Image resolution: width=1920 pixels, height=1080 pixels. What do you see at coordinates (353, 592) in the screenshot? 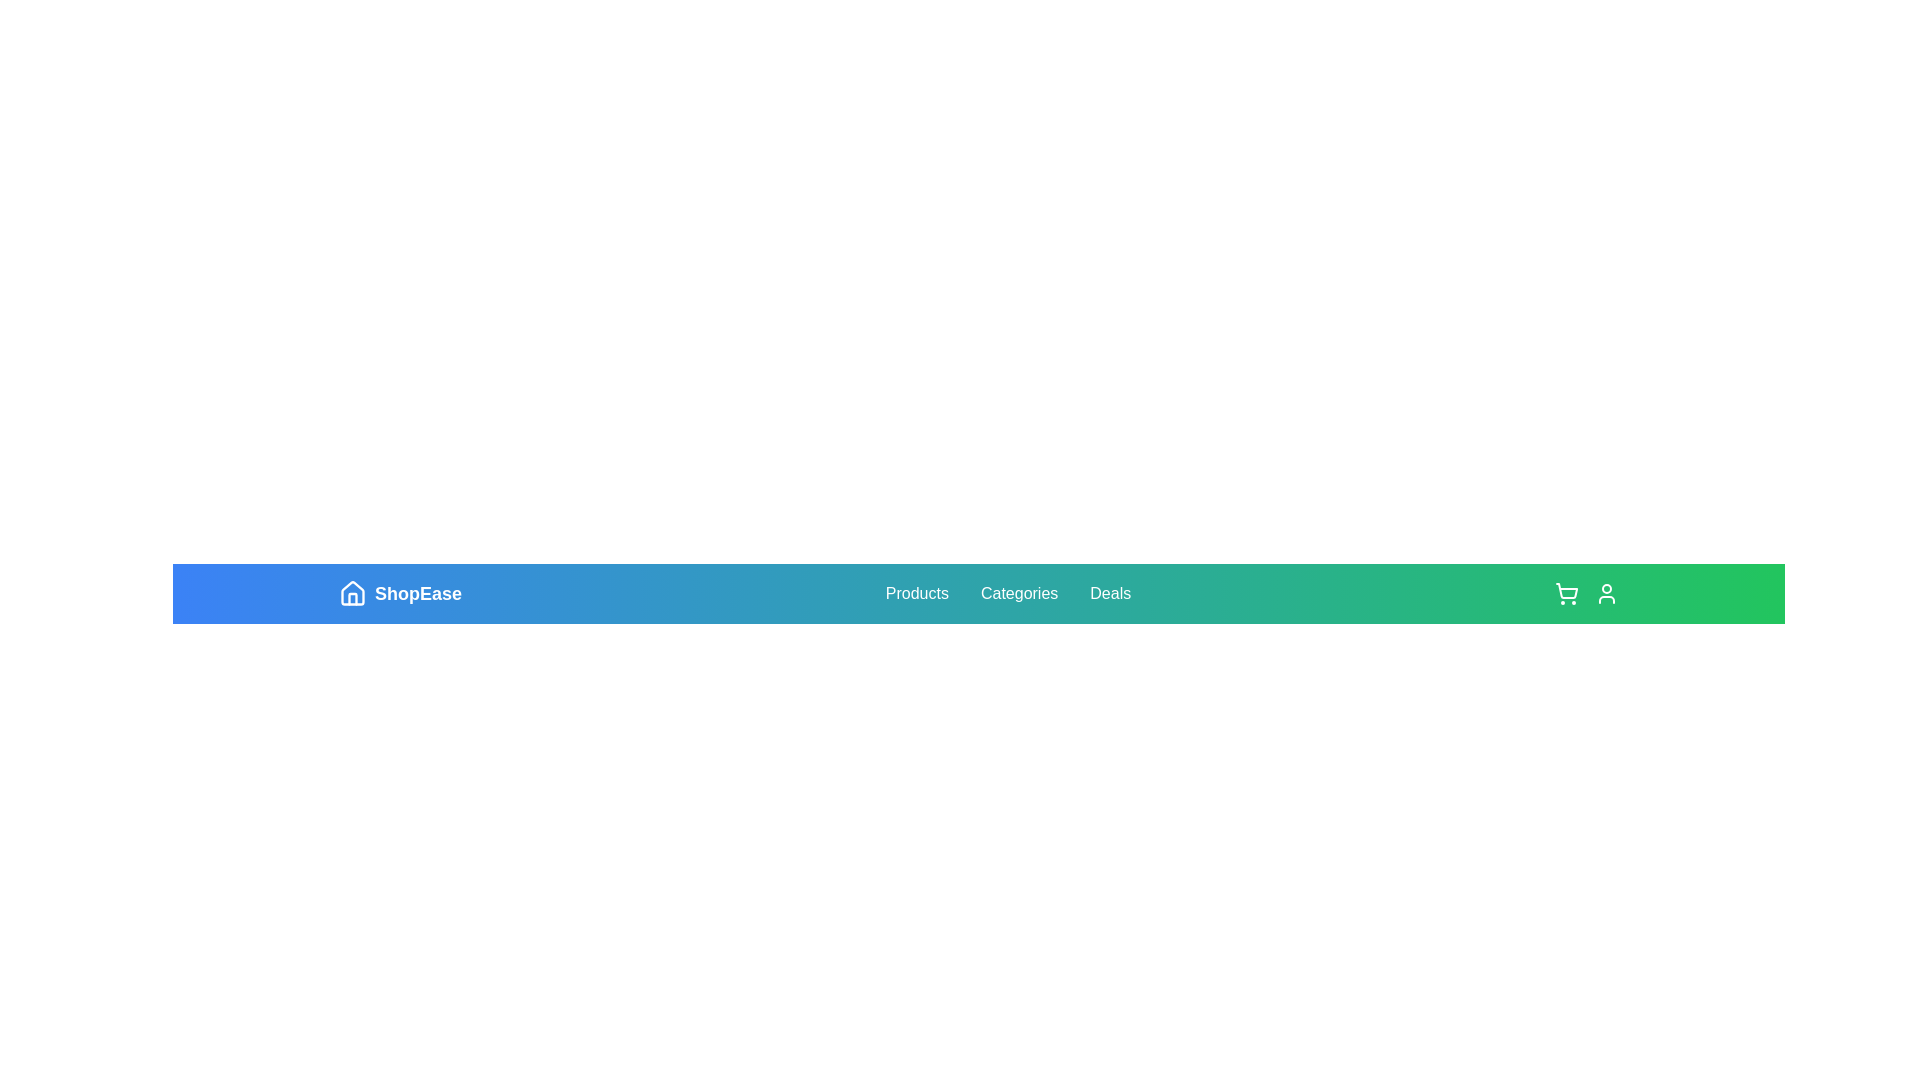
I see `the home icon representing the 'ShopEase' label located in the blue gradient navigation bar` at bounding box center [353, 592].